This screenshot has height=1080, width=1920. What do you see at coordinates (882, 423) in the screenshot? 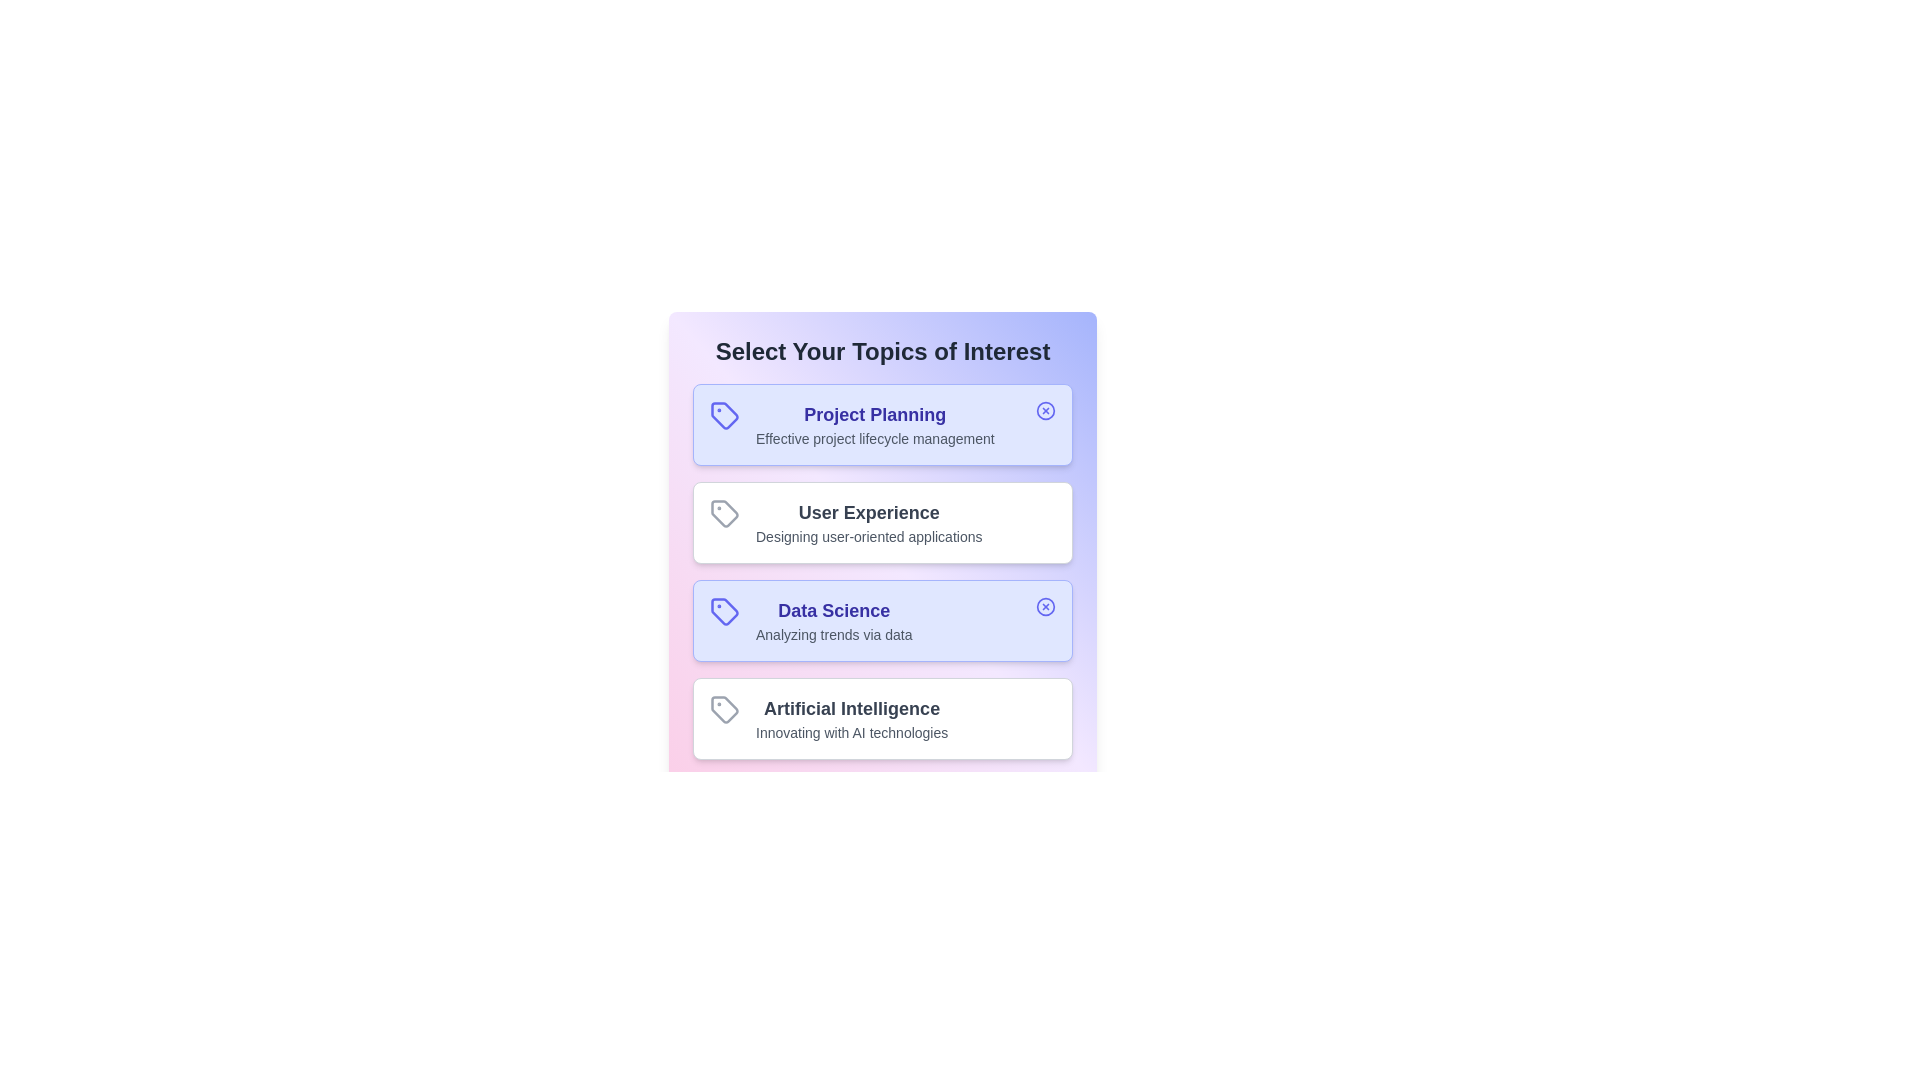
I see `the topic card labeled 'Project Planning' to observe UI changes` at bounding box center [882, 423].